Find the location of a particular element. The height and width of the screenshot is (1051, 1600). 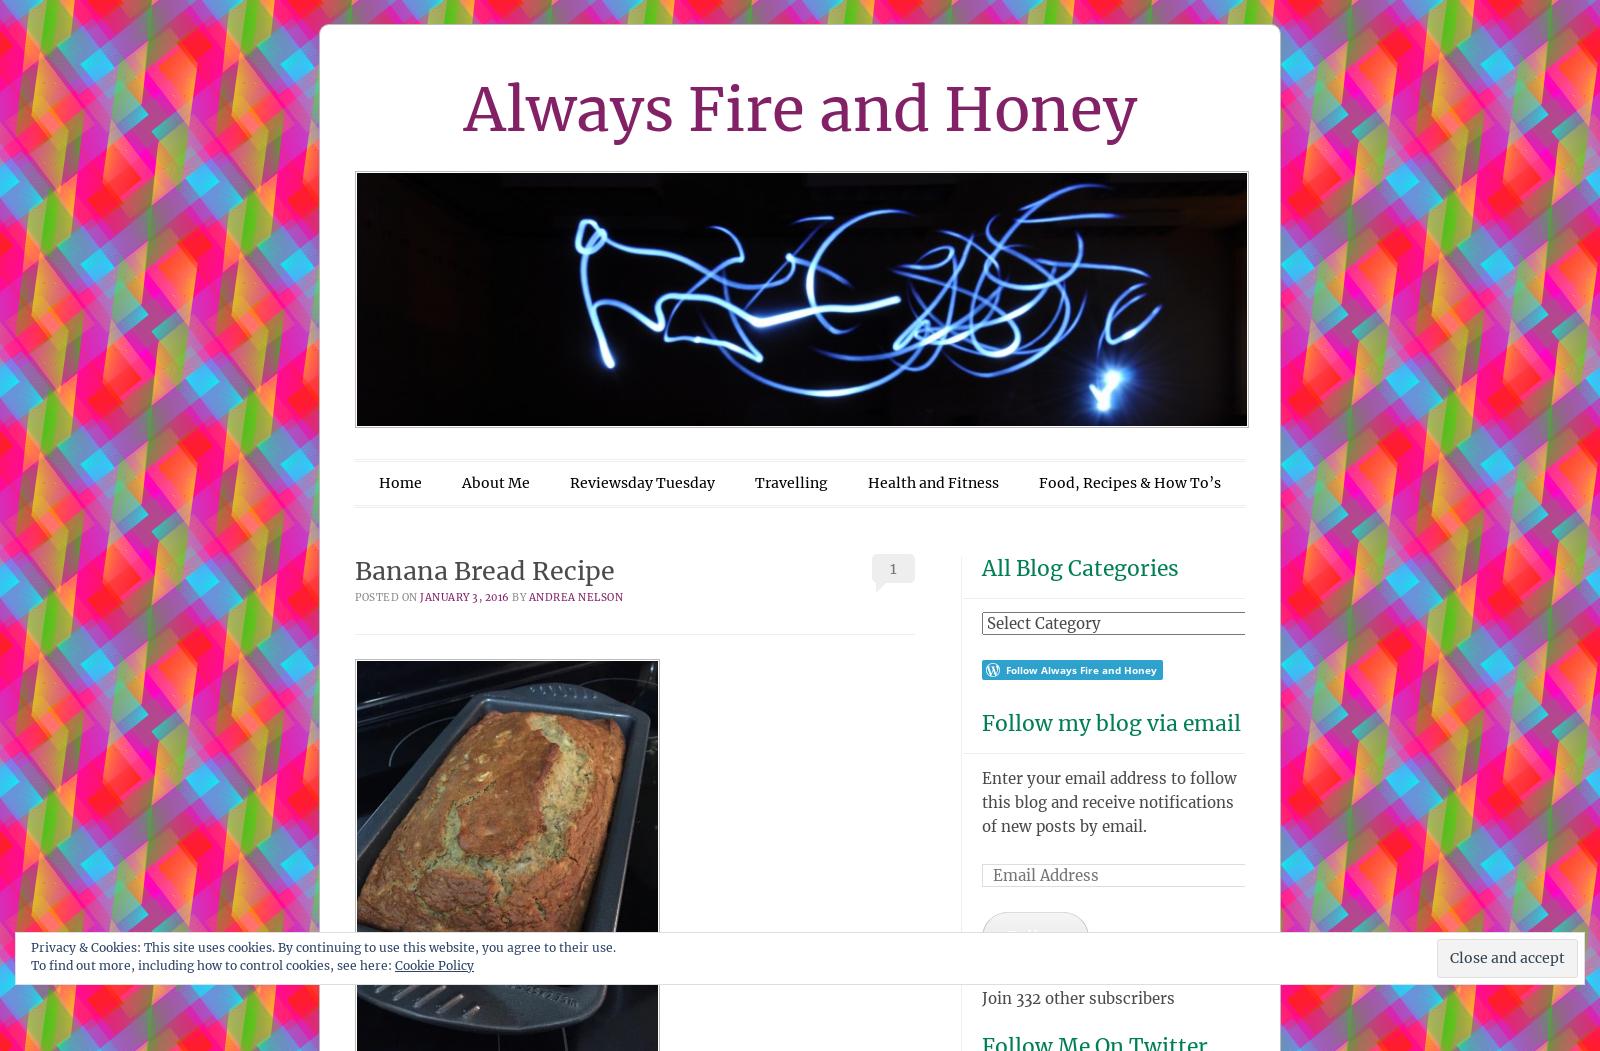

'Comment' is located at coordinates (1390, 972).